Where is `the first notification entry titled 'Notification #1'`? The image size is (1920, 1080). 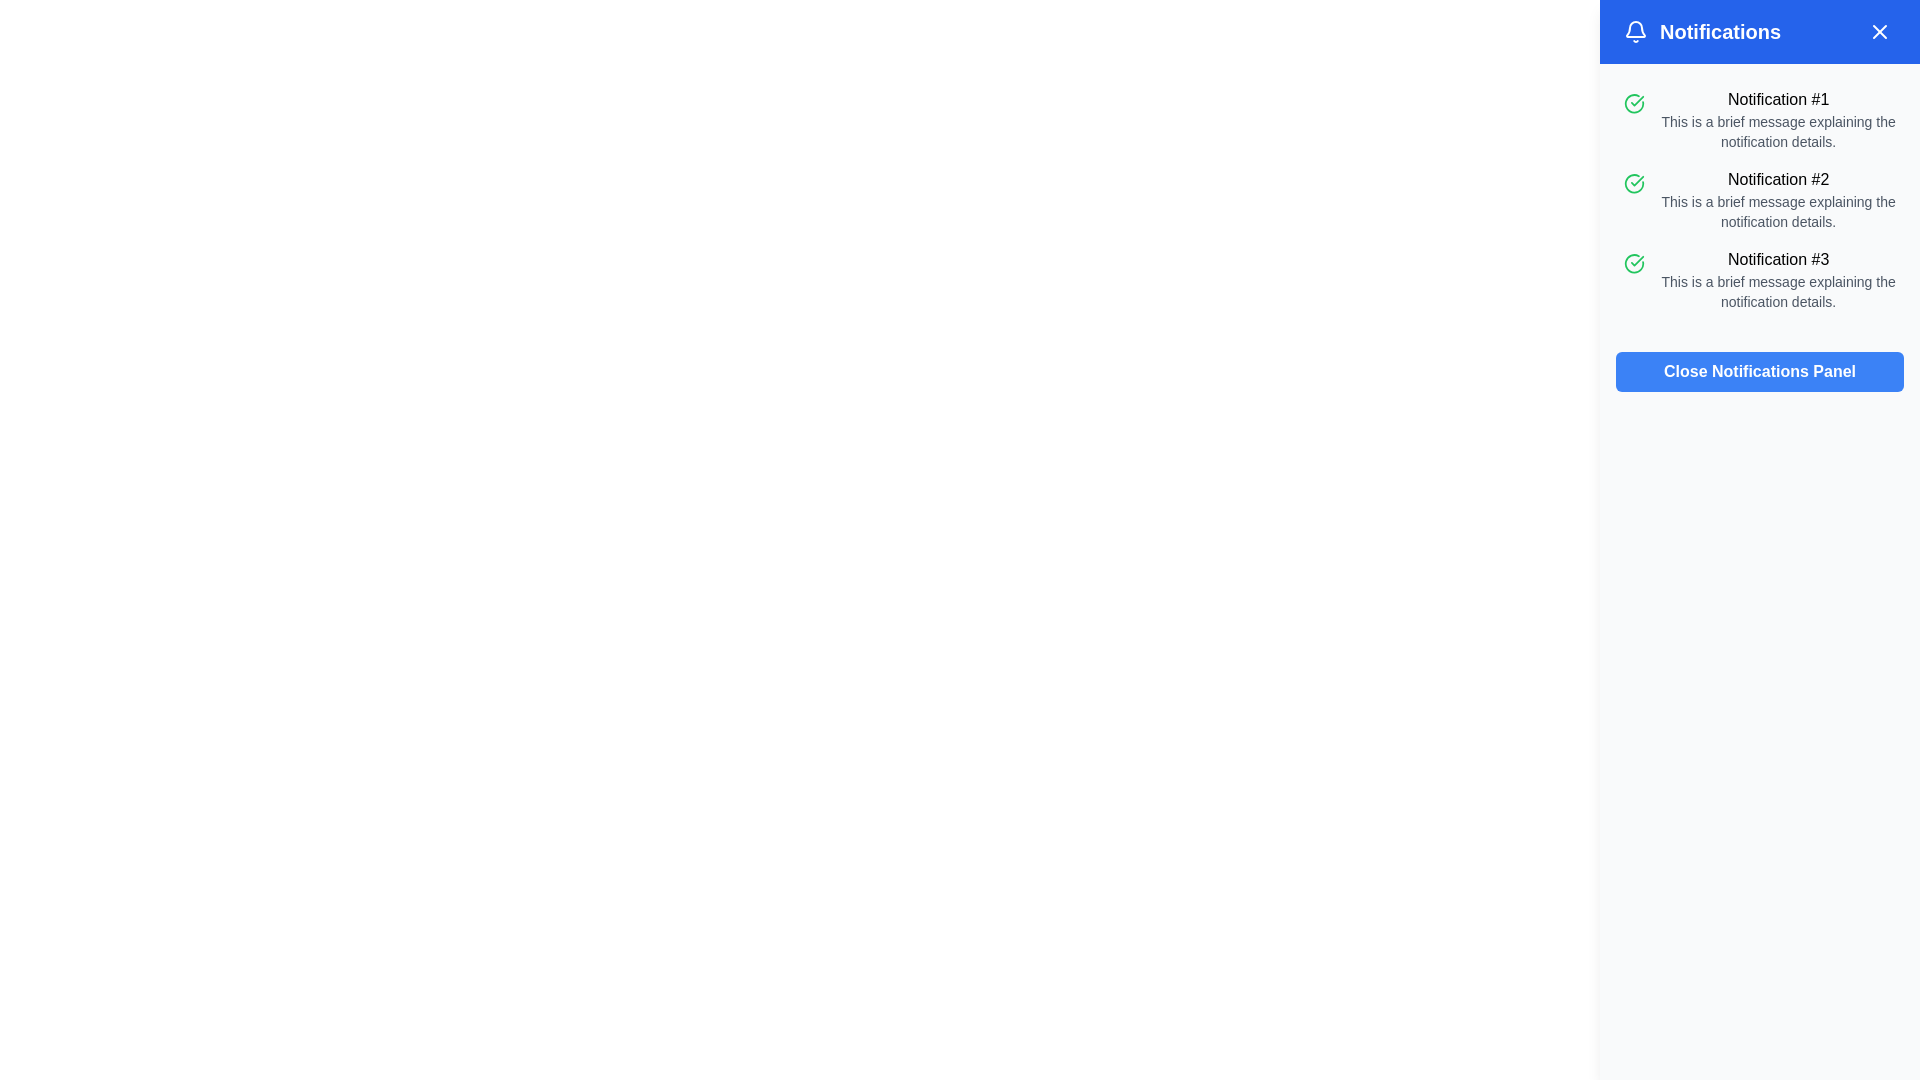
the first notification entry titled 'Notification #1' is located at coordinates (1778, 119).